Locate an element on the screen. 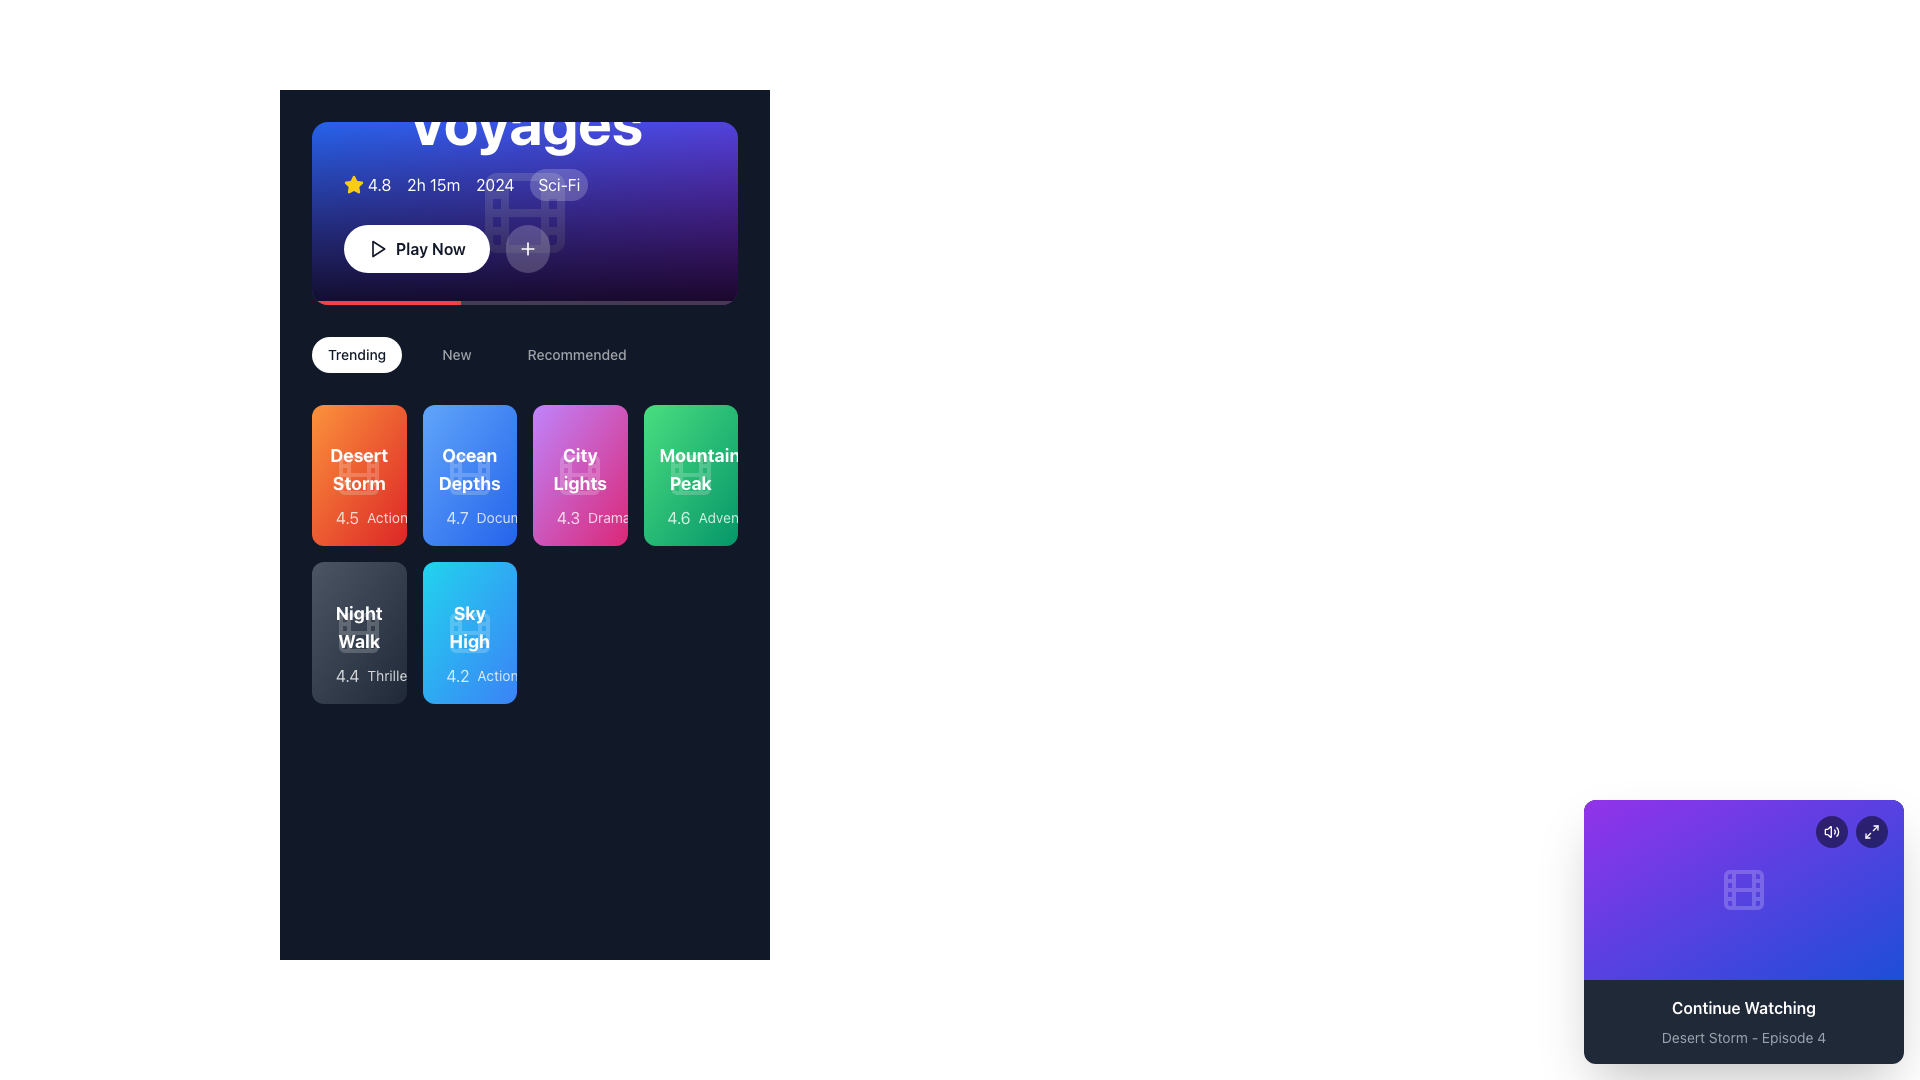 This screenshot has width=1920, height=1080. the text label displaying the duration '2h 15m' in white font on a blue background, which is positioned to the right of the rating '4.8' and to the left of the year '2024' is located at coordinates (432, 184).